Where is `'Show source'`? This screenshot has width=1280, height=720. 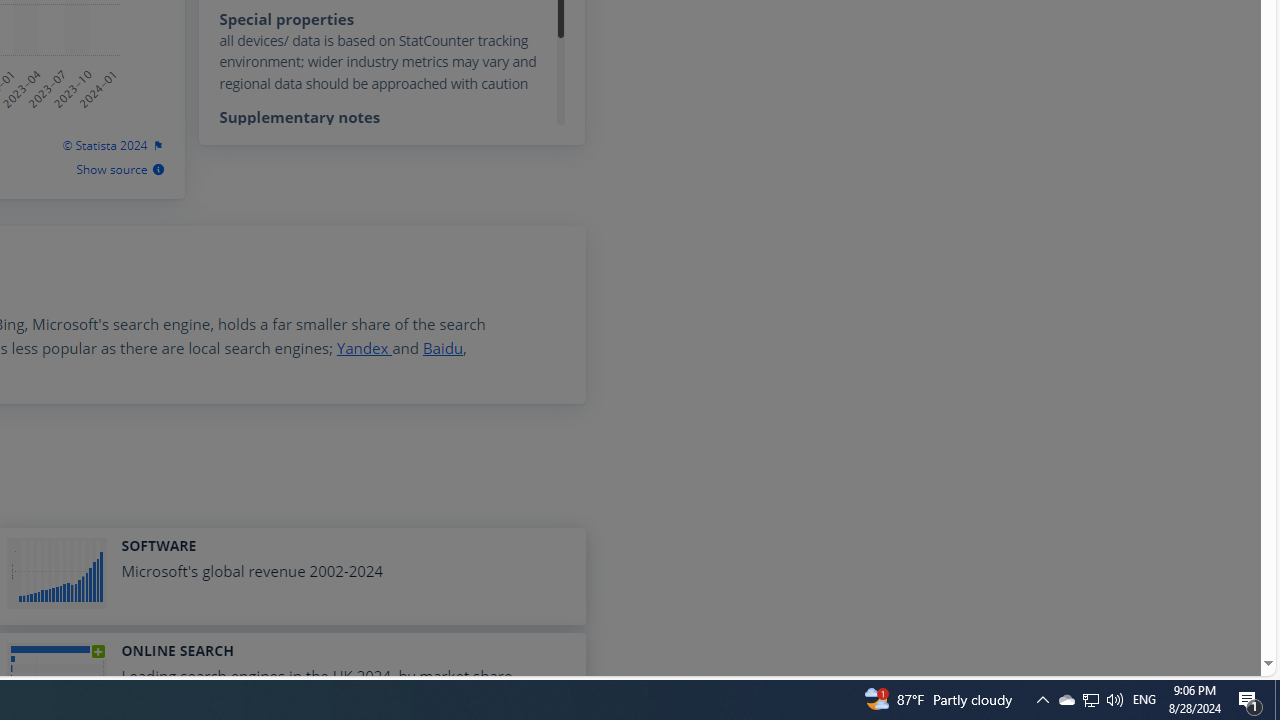 'Show source' is located at coordinates (119, 169).